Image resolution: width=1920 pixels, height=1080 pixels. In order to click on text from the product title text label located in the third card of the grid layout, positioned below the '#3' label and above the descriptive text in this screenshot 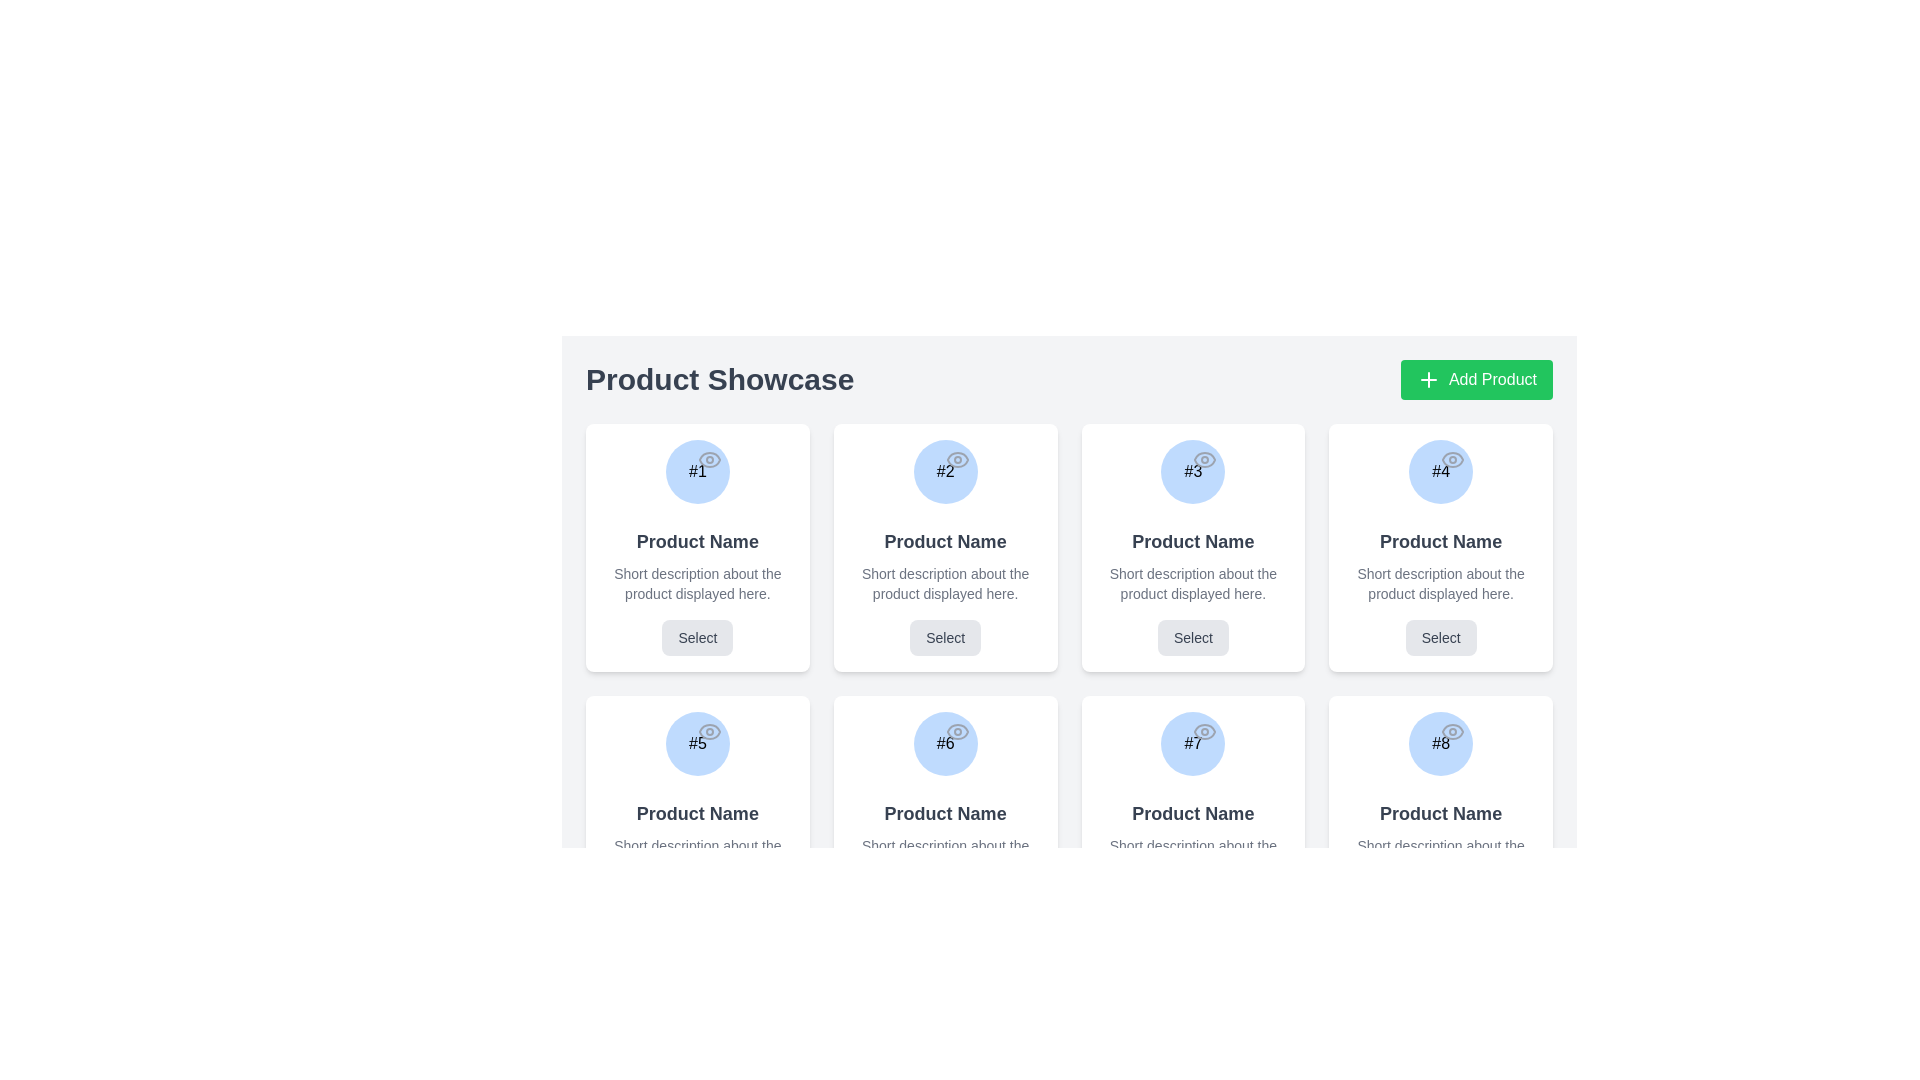, I will do `click(1193, 542)`.